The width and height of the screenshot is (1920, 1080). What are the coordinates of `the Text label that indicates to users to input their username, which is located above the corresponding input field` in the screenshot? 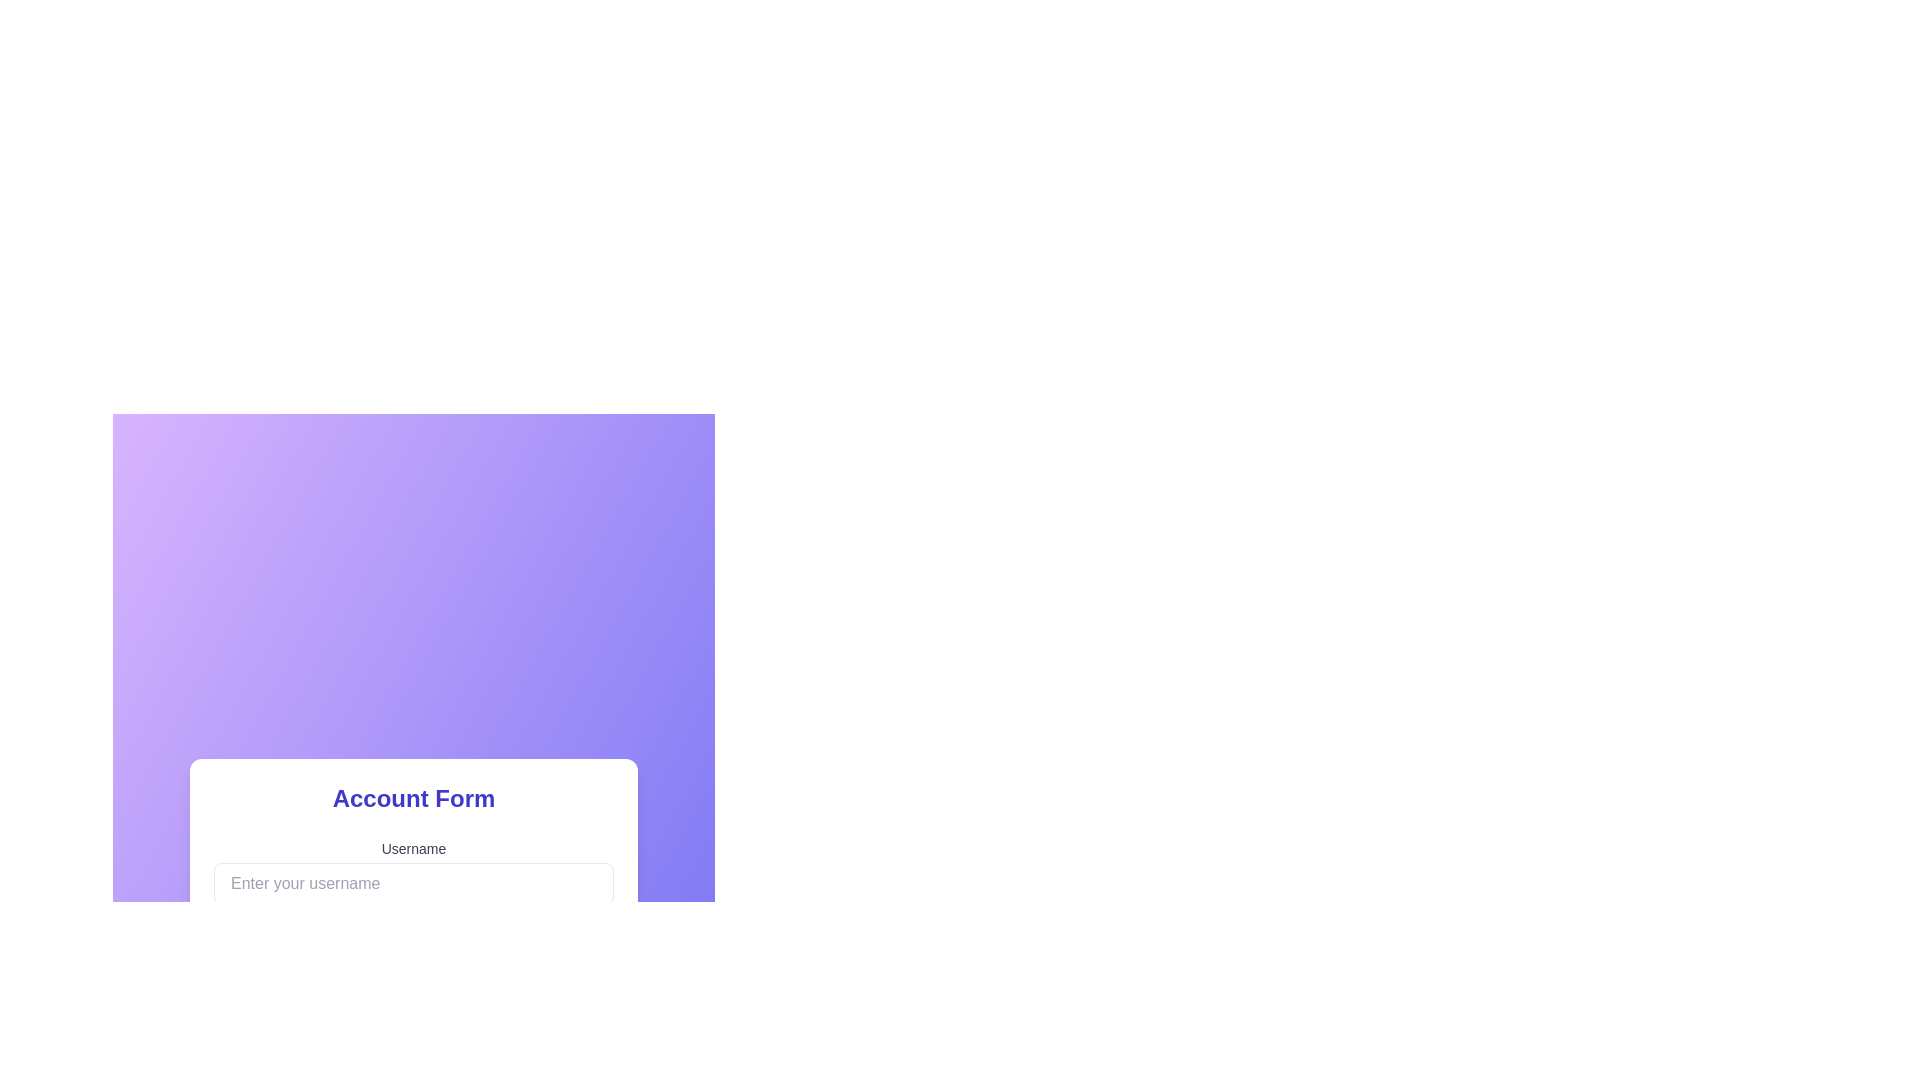 It's located at (412, 848).